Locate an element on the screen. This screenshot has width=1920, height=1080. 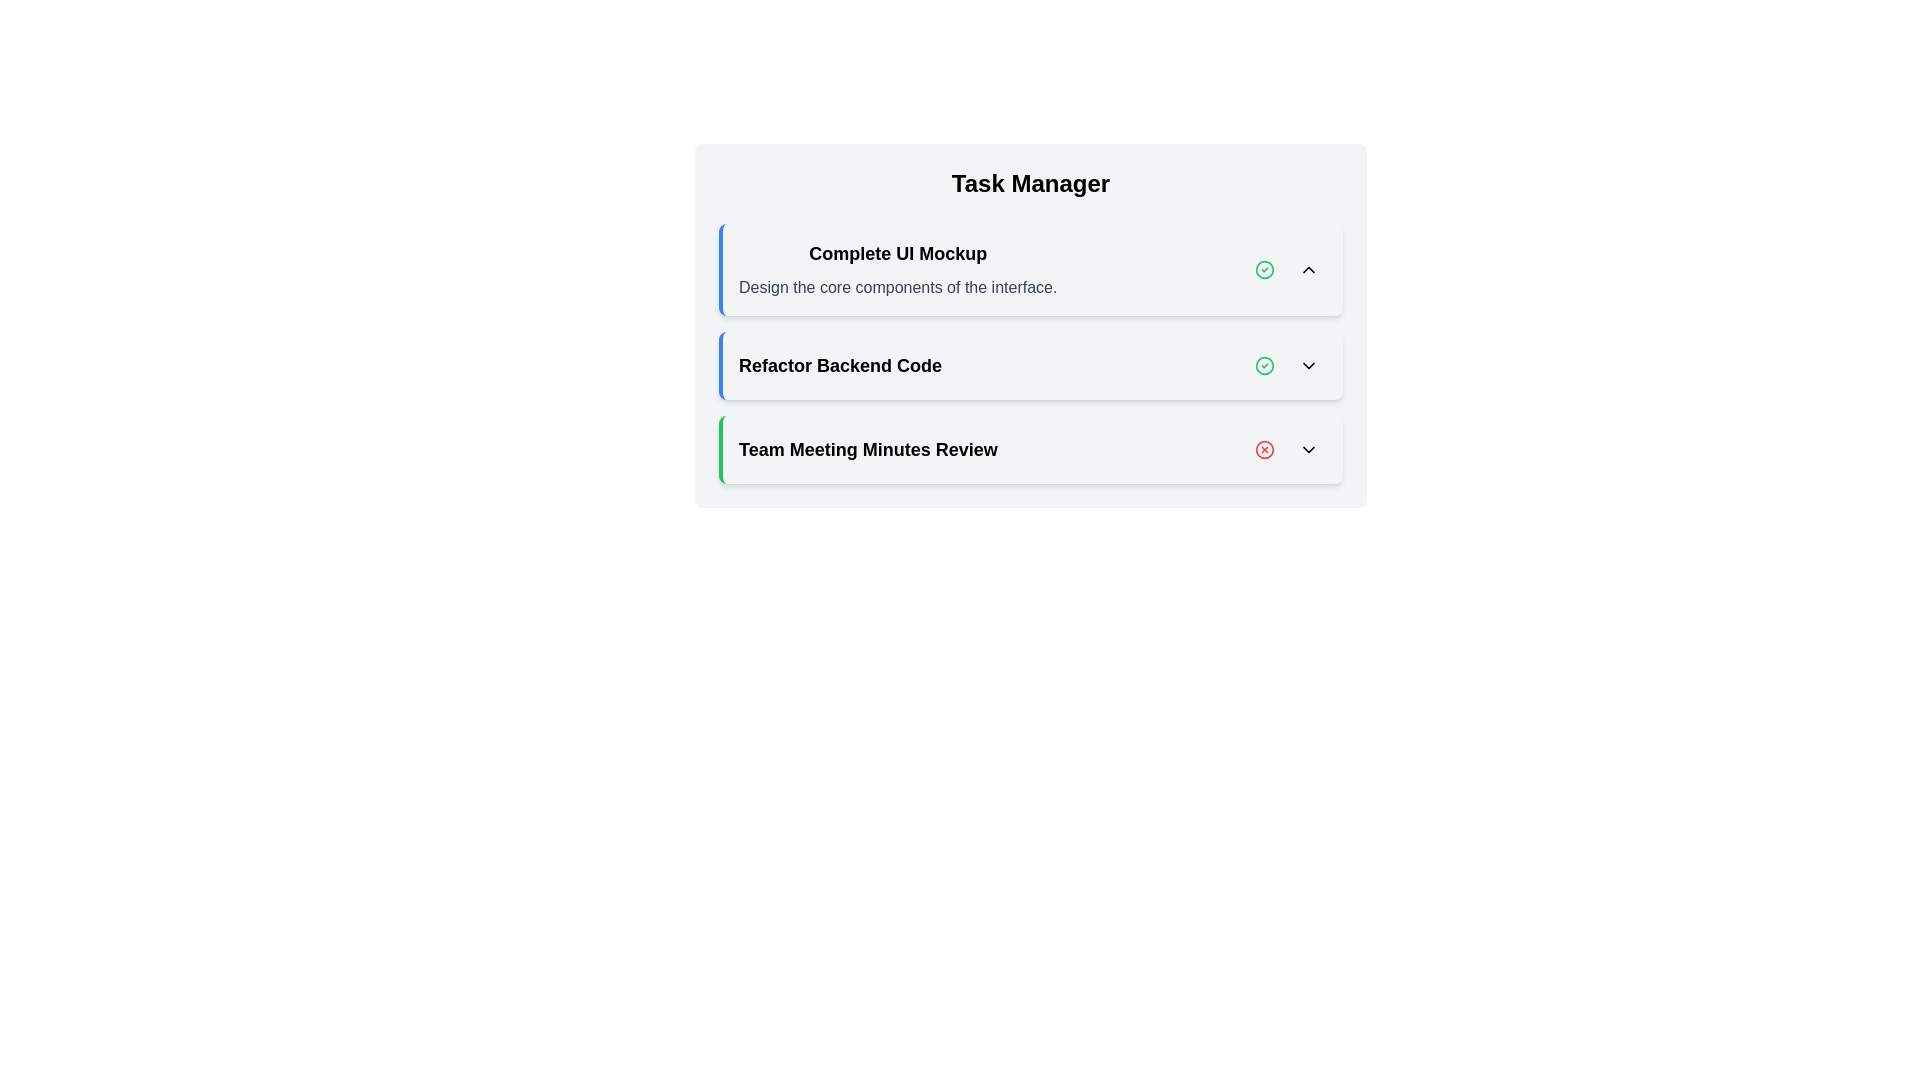
the title text at the top of the layout, which indicates the main purpose of the displayed content for task management is located at coordinates (1031, 184).